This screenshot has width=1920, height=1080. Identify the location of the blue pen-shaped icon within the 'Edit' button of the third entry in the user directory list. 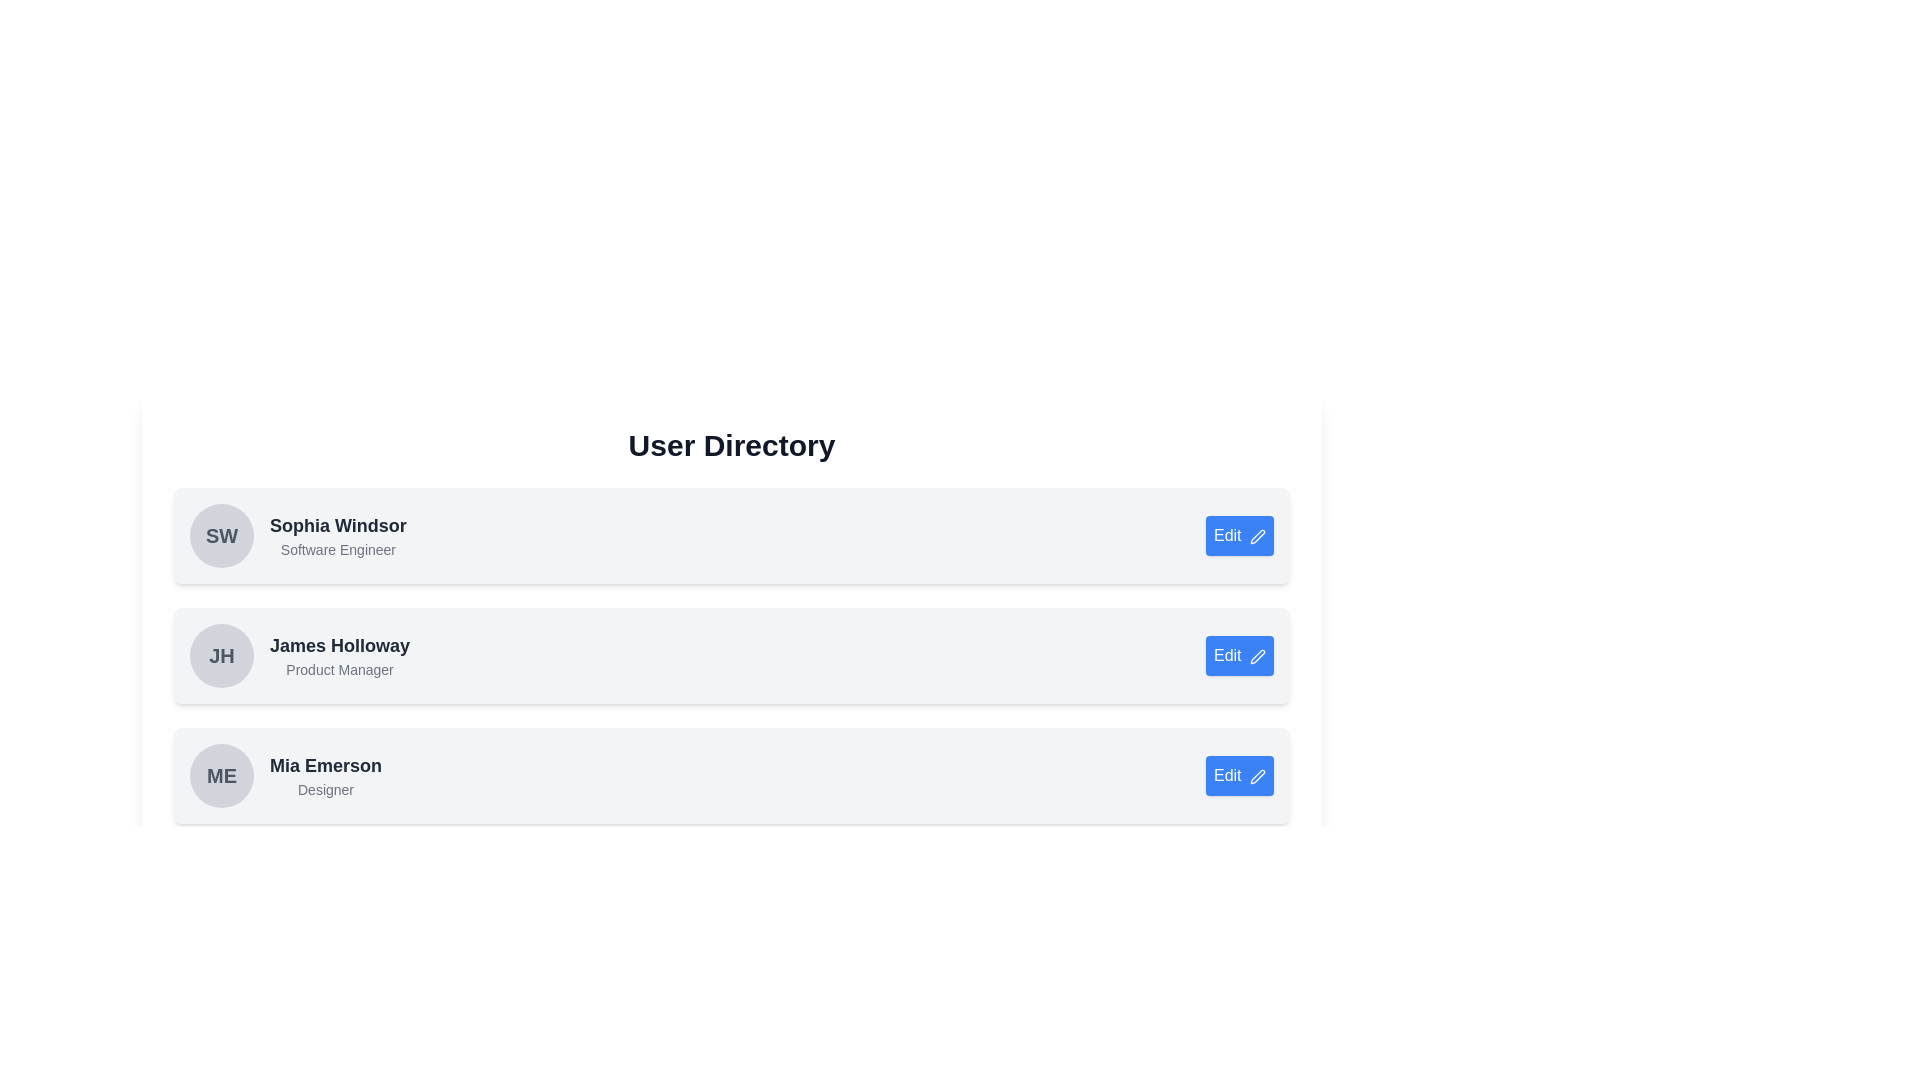
(1256, 774).